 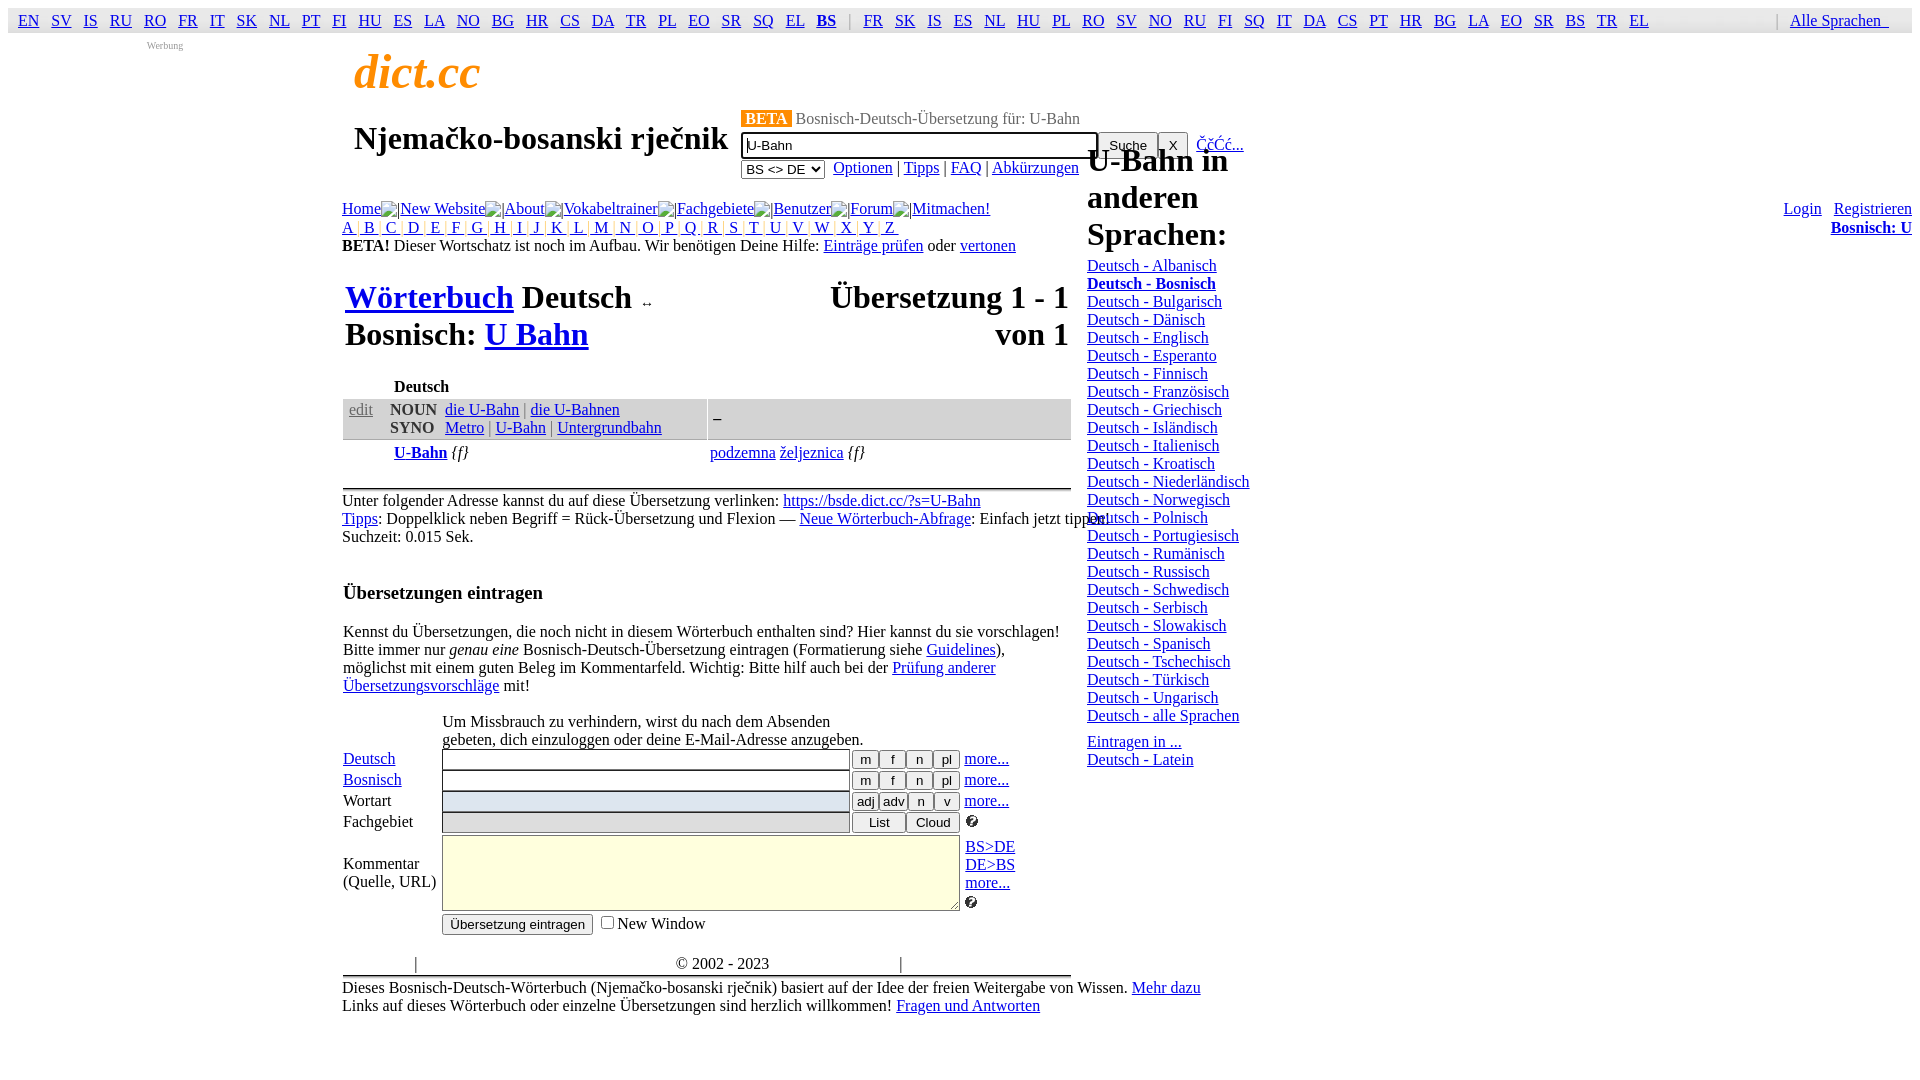 I want to click on 'Tipps', so click(x=341, y=517).